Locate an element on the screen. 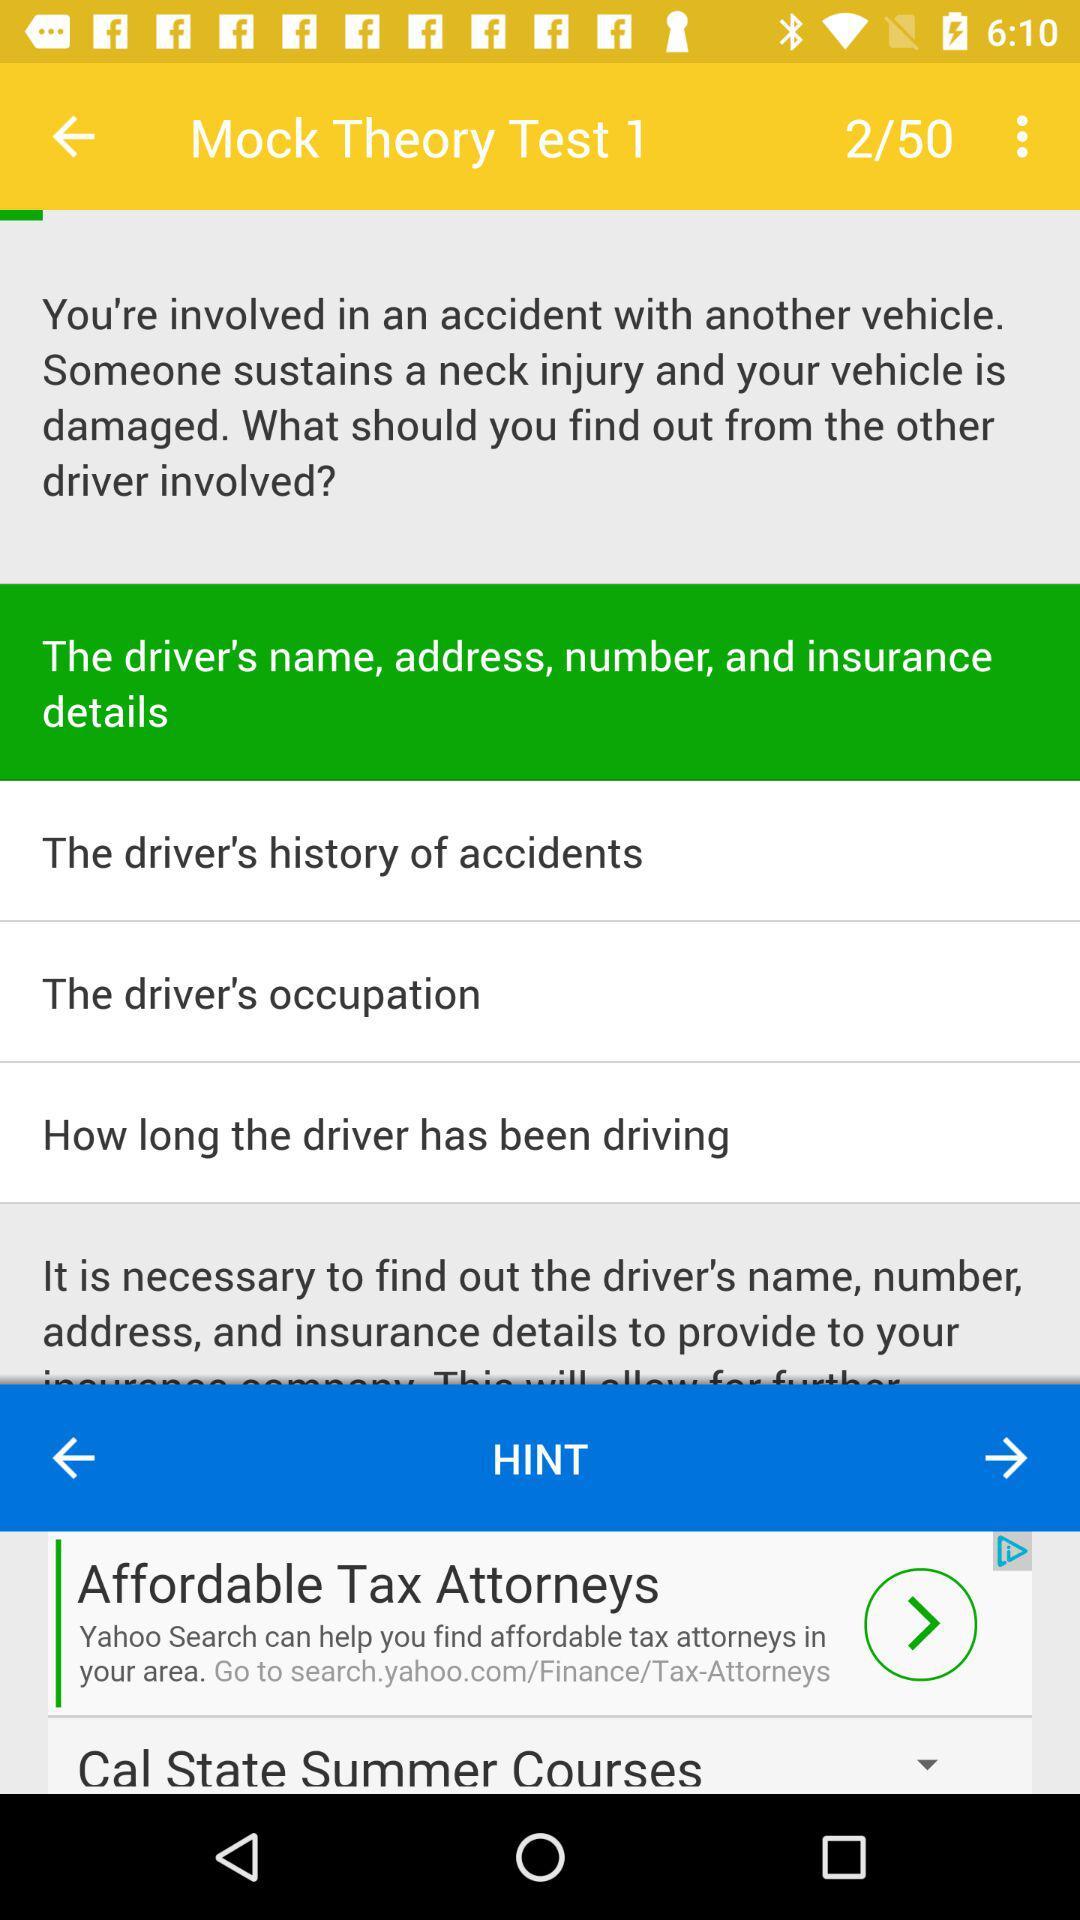 Image resolution: width=1080 pixels, height=1920 pixels. advertisement is located at coordinates (540, 1662).